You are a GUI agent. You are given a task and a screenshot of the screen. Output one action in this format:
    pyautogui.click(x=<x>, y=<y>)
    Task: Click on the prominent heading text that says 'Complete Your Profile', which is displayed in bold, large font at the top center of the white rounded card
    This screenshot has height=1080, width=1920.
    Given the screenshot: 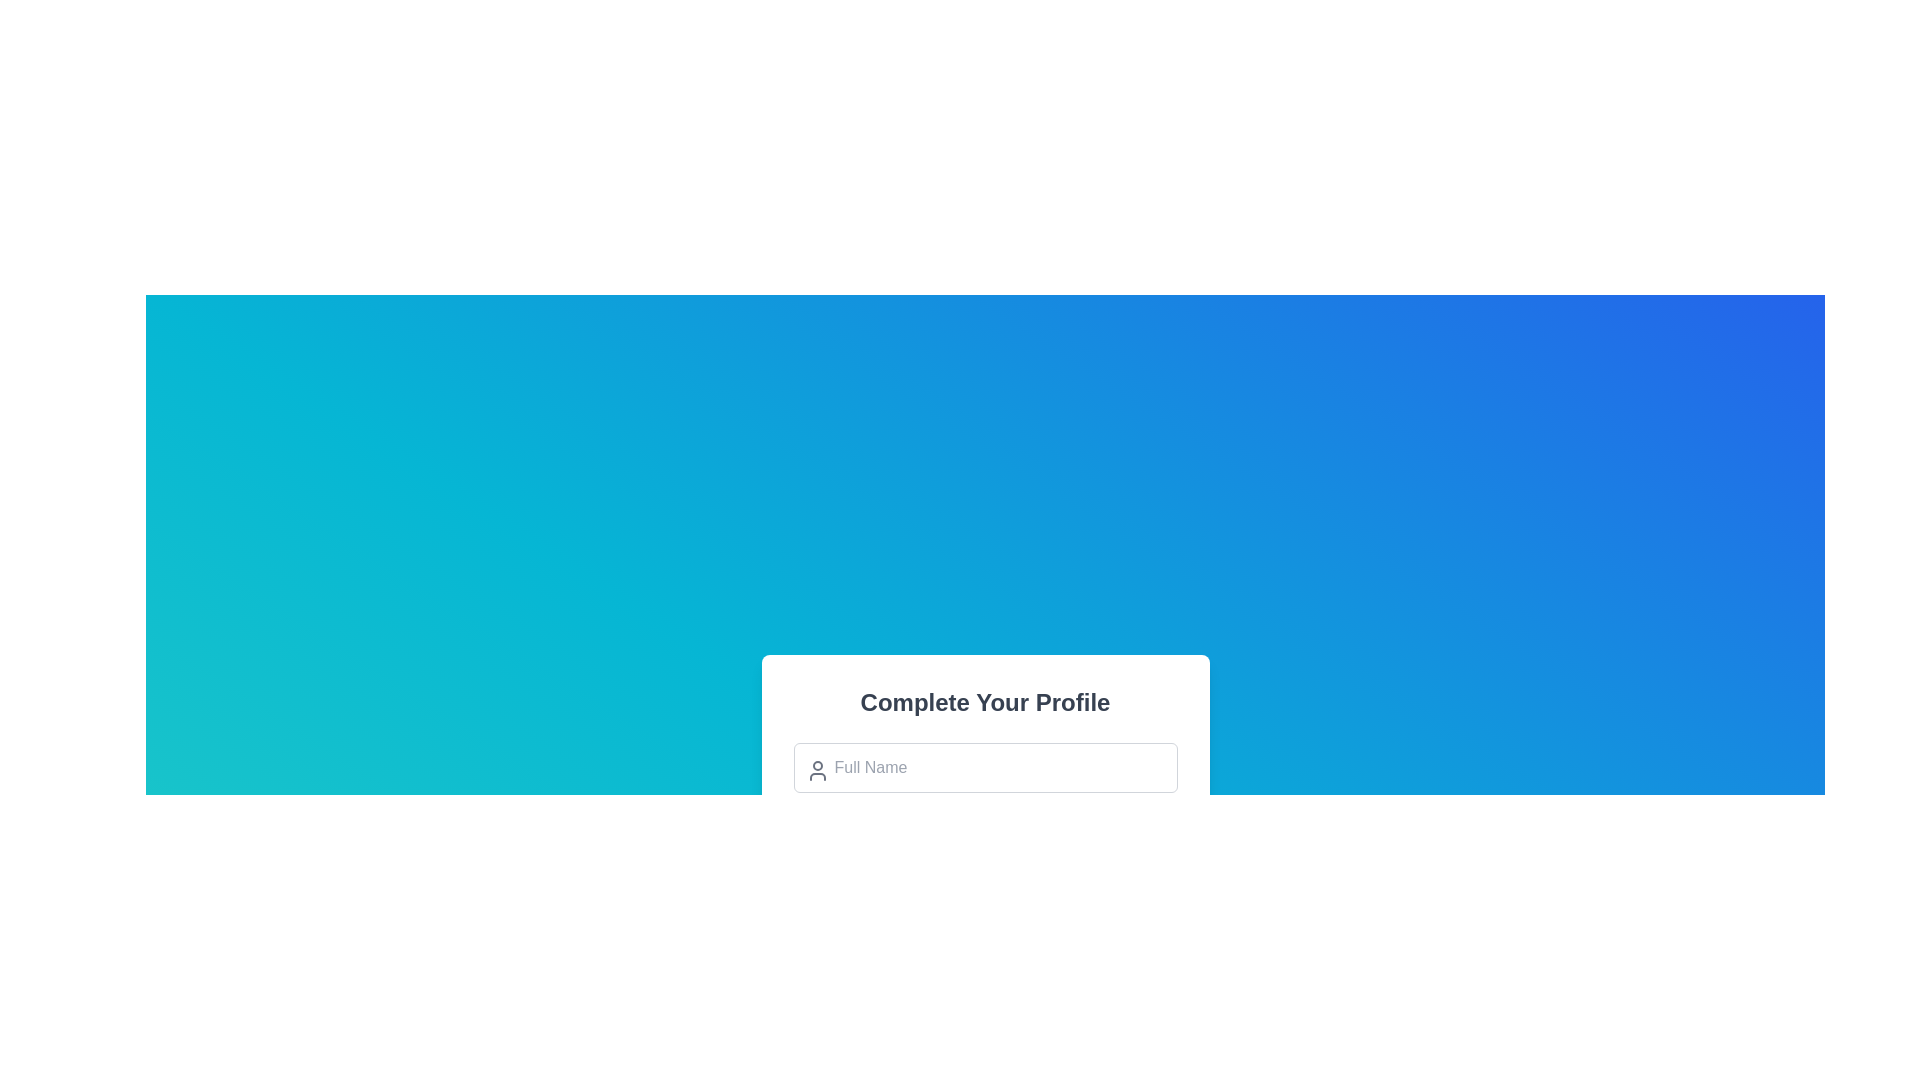 What is the action you would take?
    pyautogui.click(x=985, y=701)
    